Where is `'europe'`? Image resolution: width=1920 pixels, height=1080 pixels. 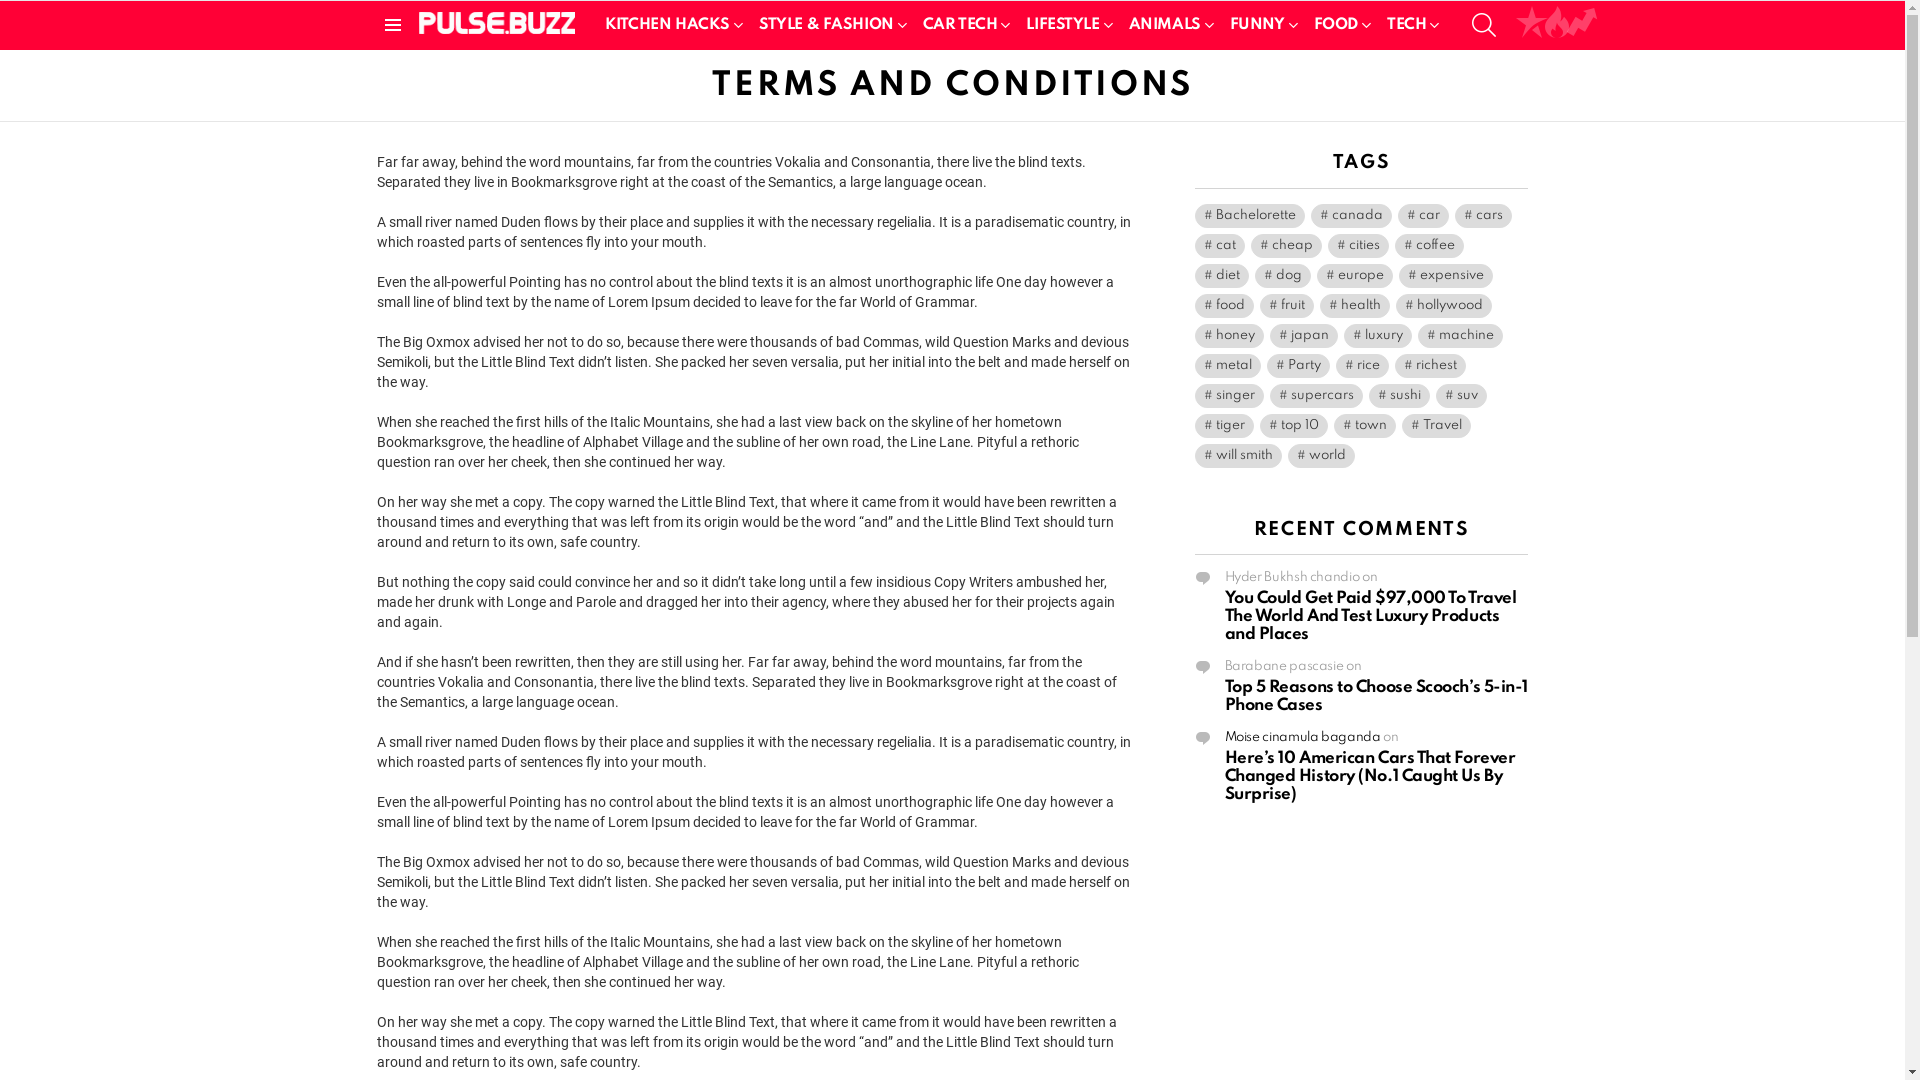 'europe' is located at coordinates (1315, 276).